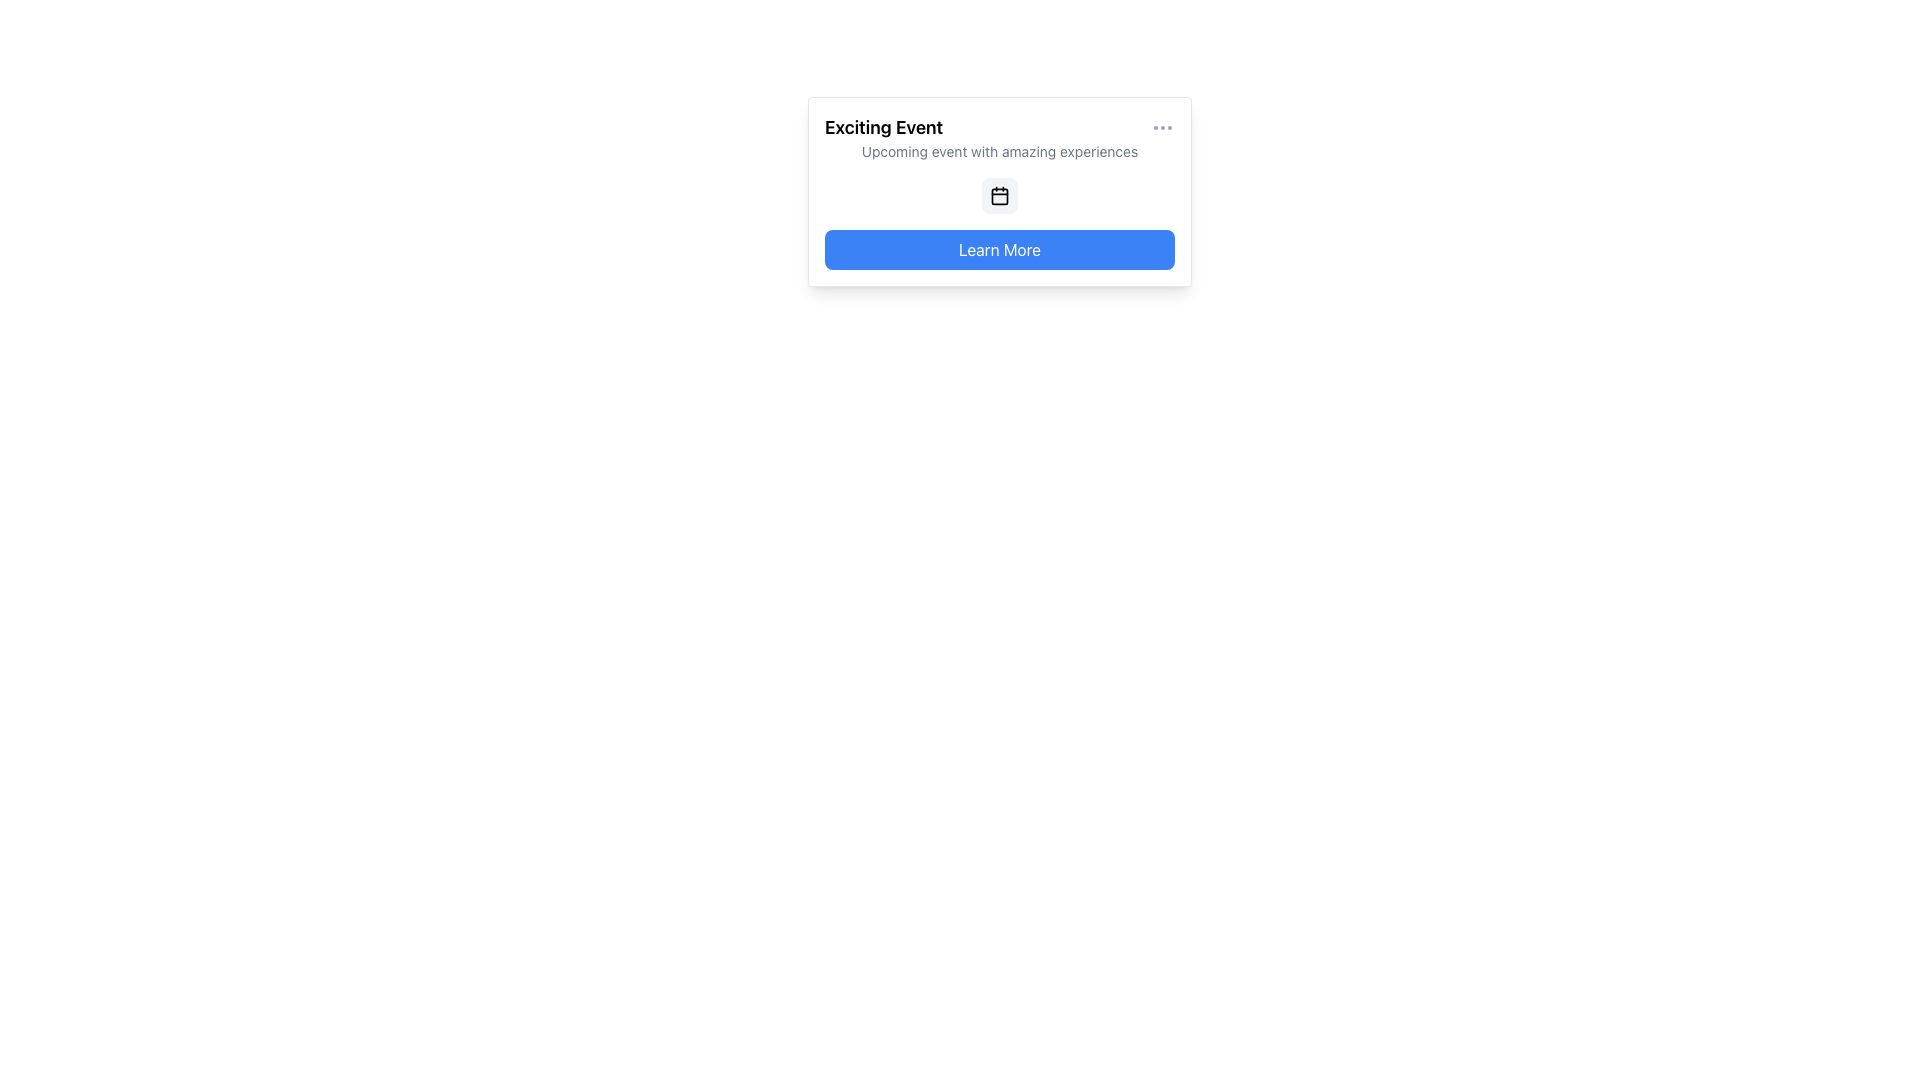 This screenshot has height=1080, width=1920. What do you see at coordinates (999, 196) in the screenshot?
I see `the rectangular calendar icon with a light gray background, located beneath the 'Upcoming event with amazing experiences' text and above the 'Learn More' button` at bounding box center [999, 196].